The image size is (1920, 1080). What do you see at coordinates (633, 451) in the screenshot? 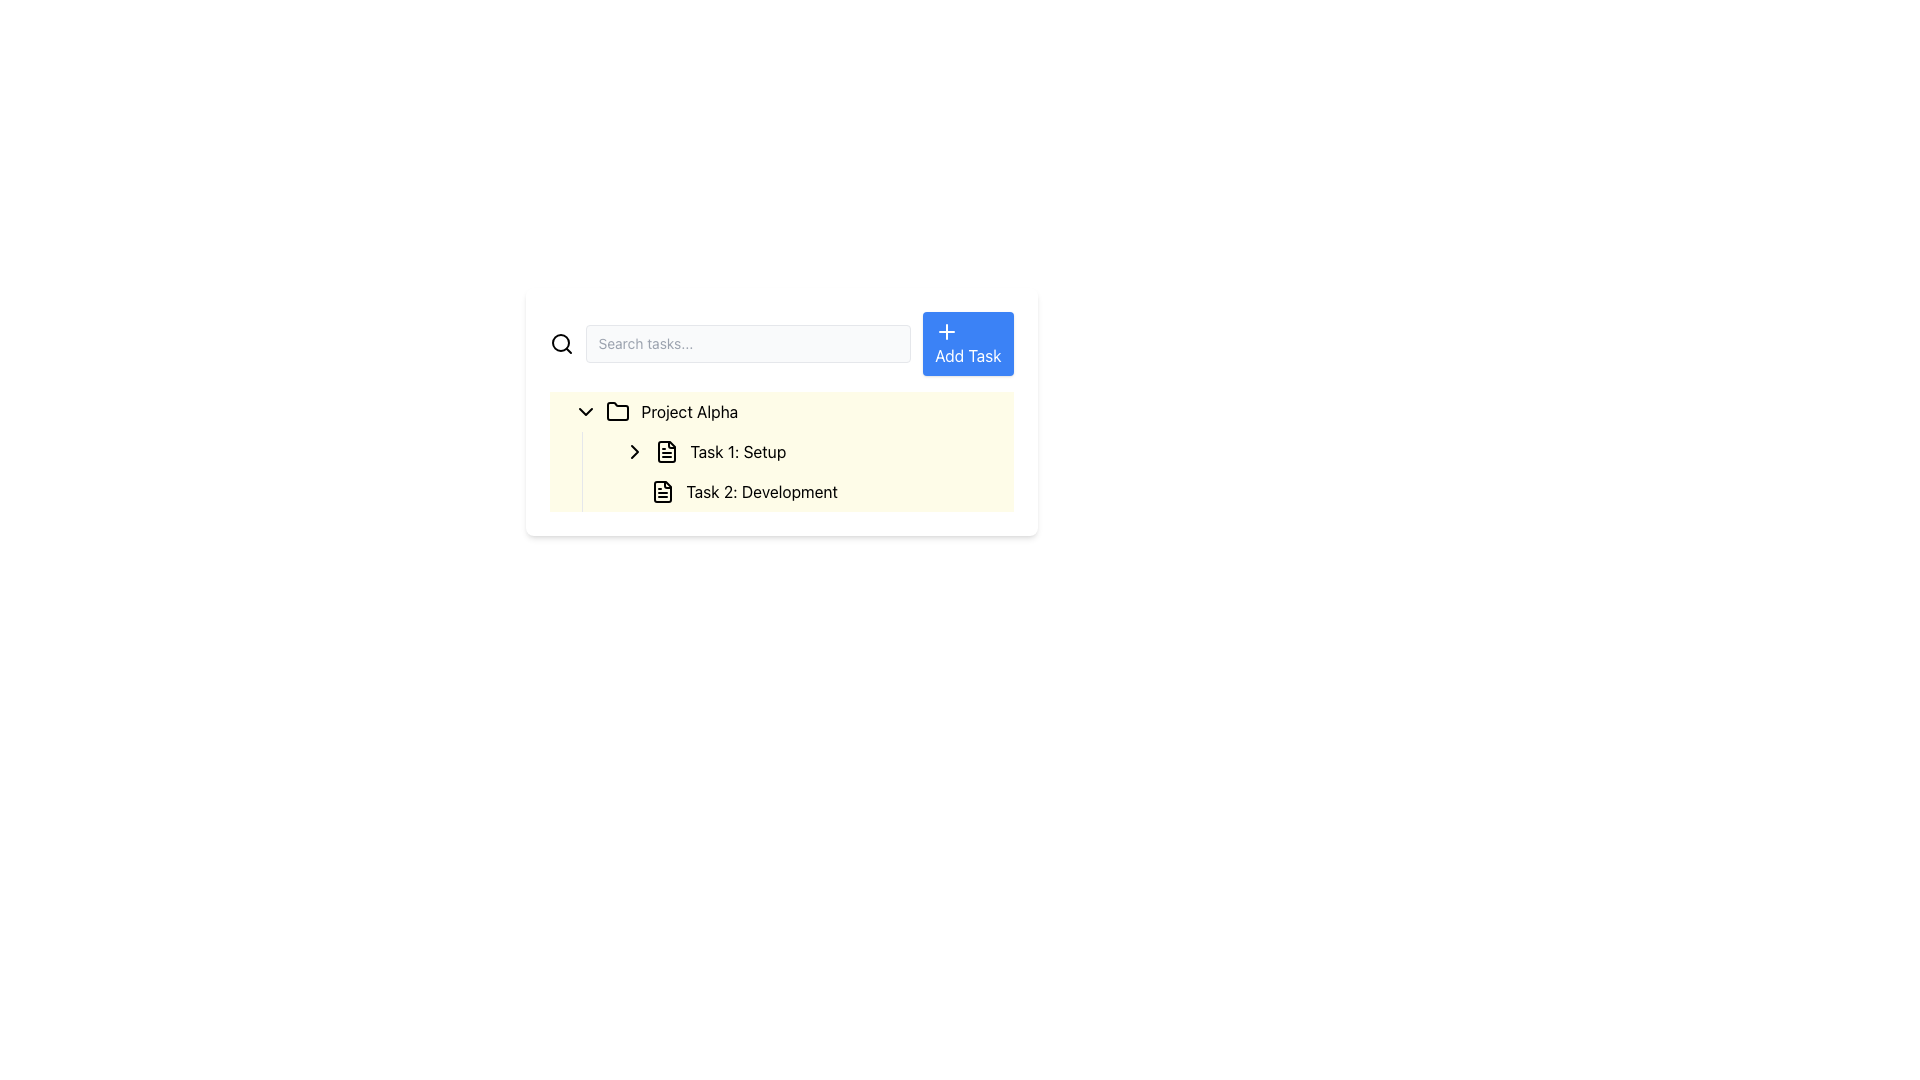
I see `the navigation button located to the left of the text 'Task 1: Setup' in the task list section` at bounding box center [633, 451].